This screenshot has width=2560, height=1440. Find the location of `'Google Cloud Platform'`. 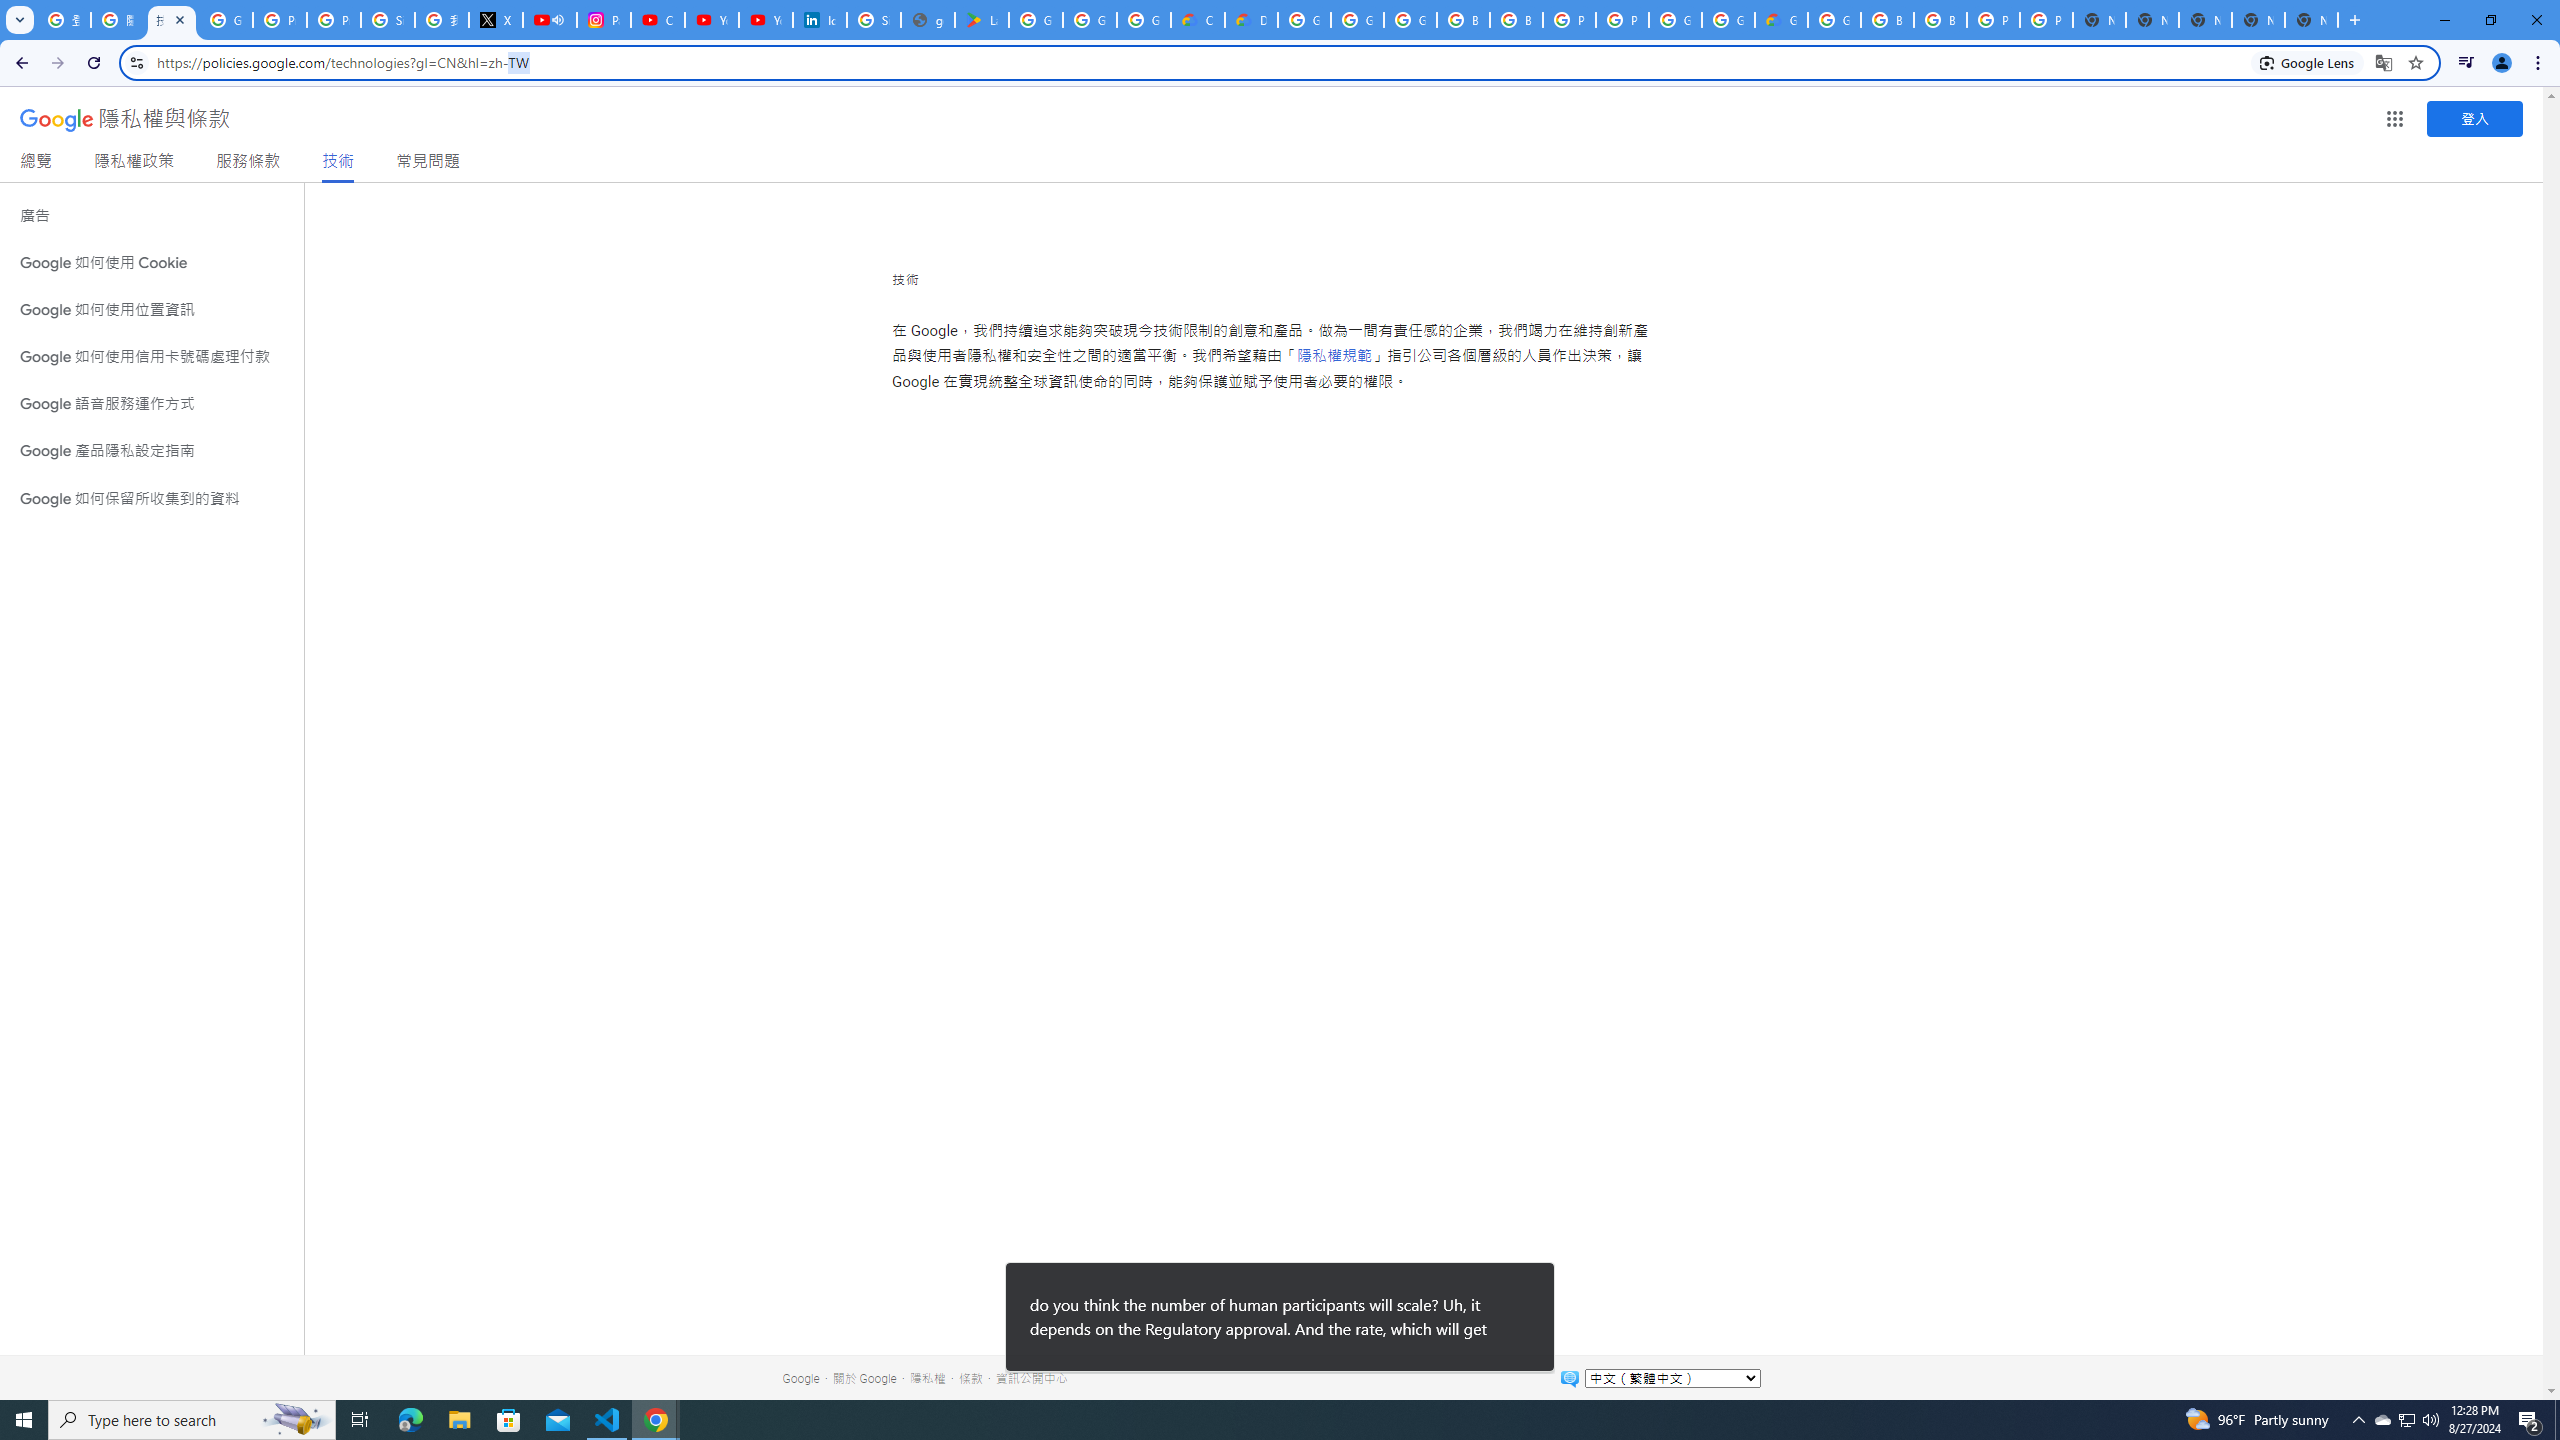

'Google Cloud Platform' is located at coordinates (1728, 19).